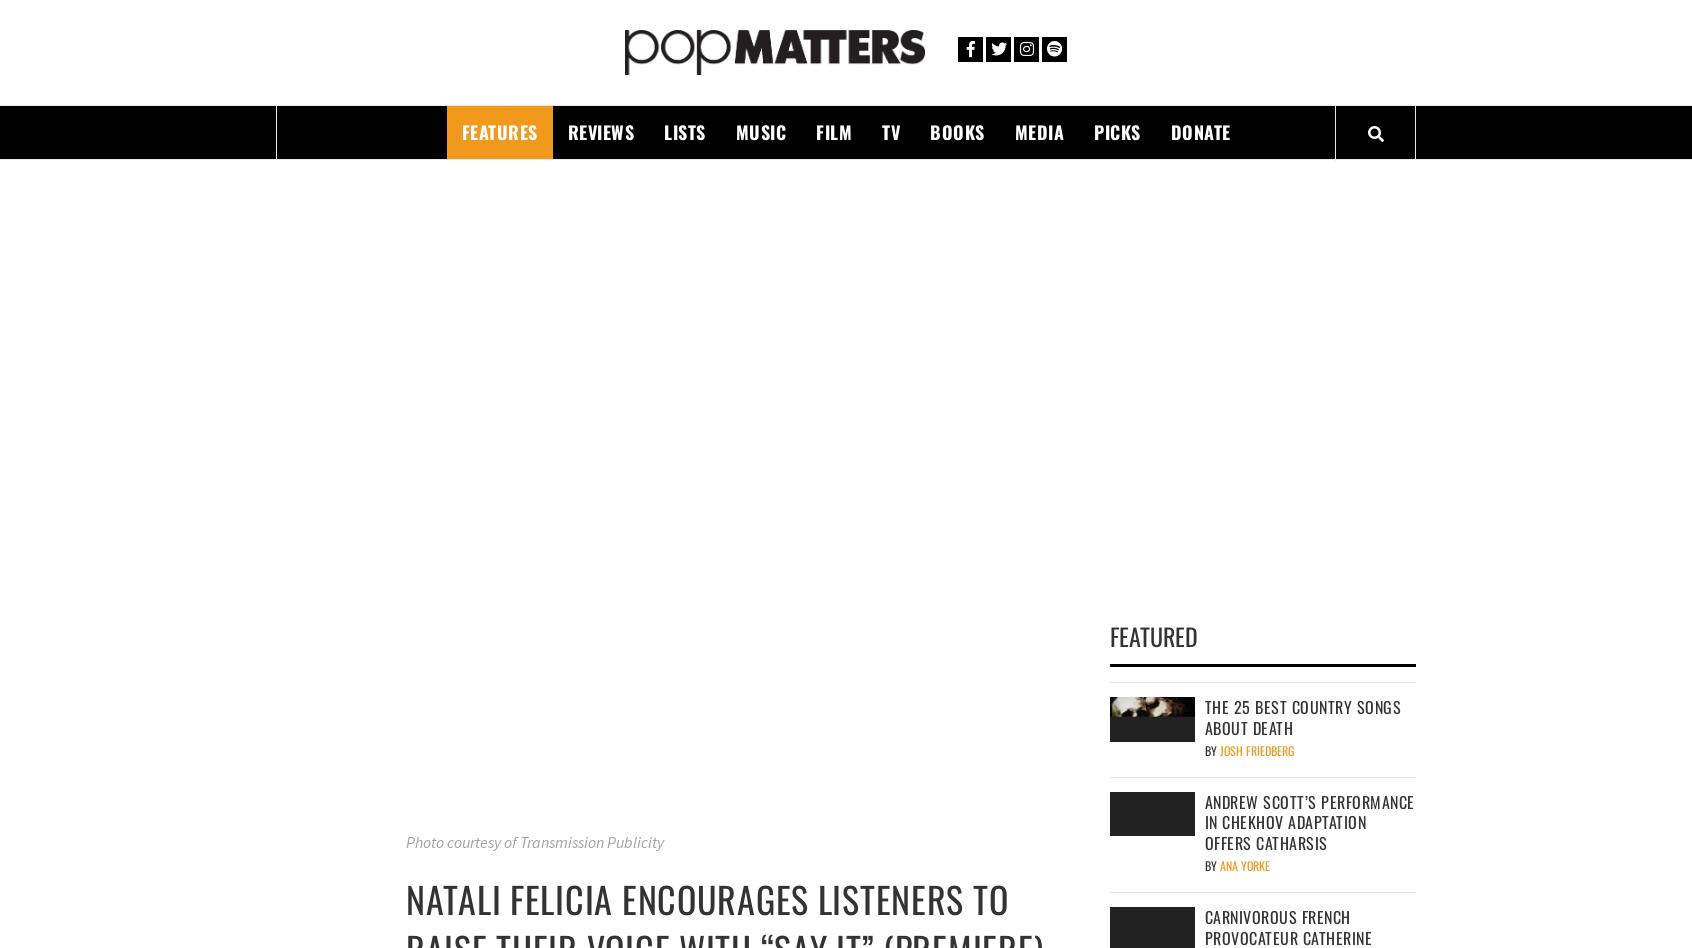 The image size is (1692, 948). What do you see at coordinates (833, 130) in the screenshot?
I see `'Film'` at bounding box center [833, 130].